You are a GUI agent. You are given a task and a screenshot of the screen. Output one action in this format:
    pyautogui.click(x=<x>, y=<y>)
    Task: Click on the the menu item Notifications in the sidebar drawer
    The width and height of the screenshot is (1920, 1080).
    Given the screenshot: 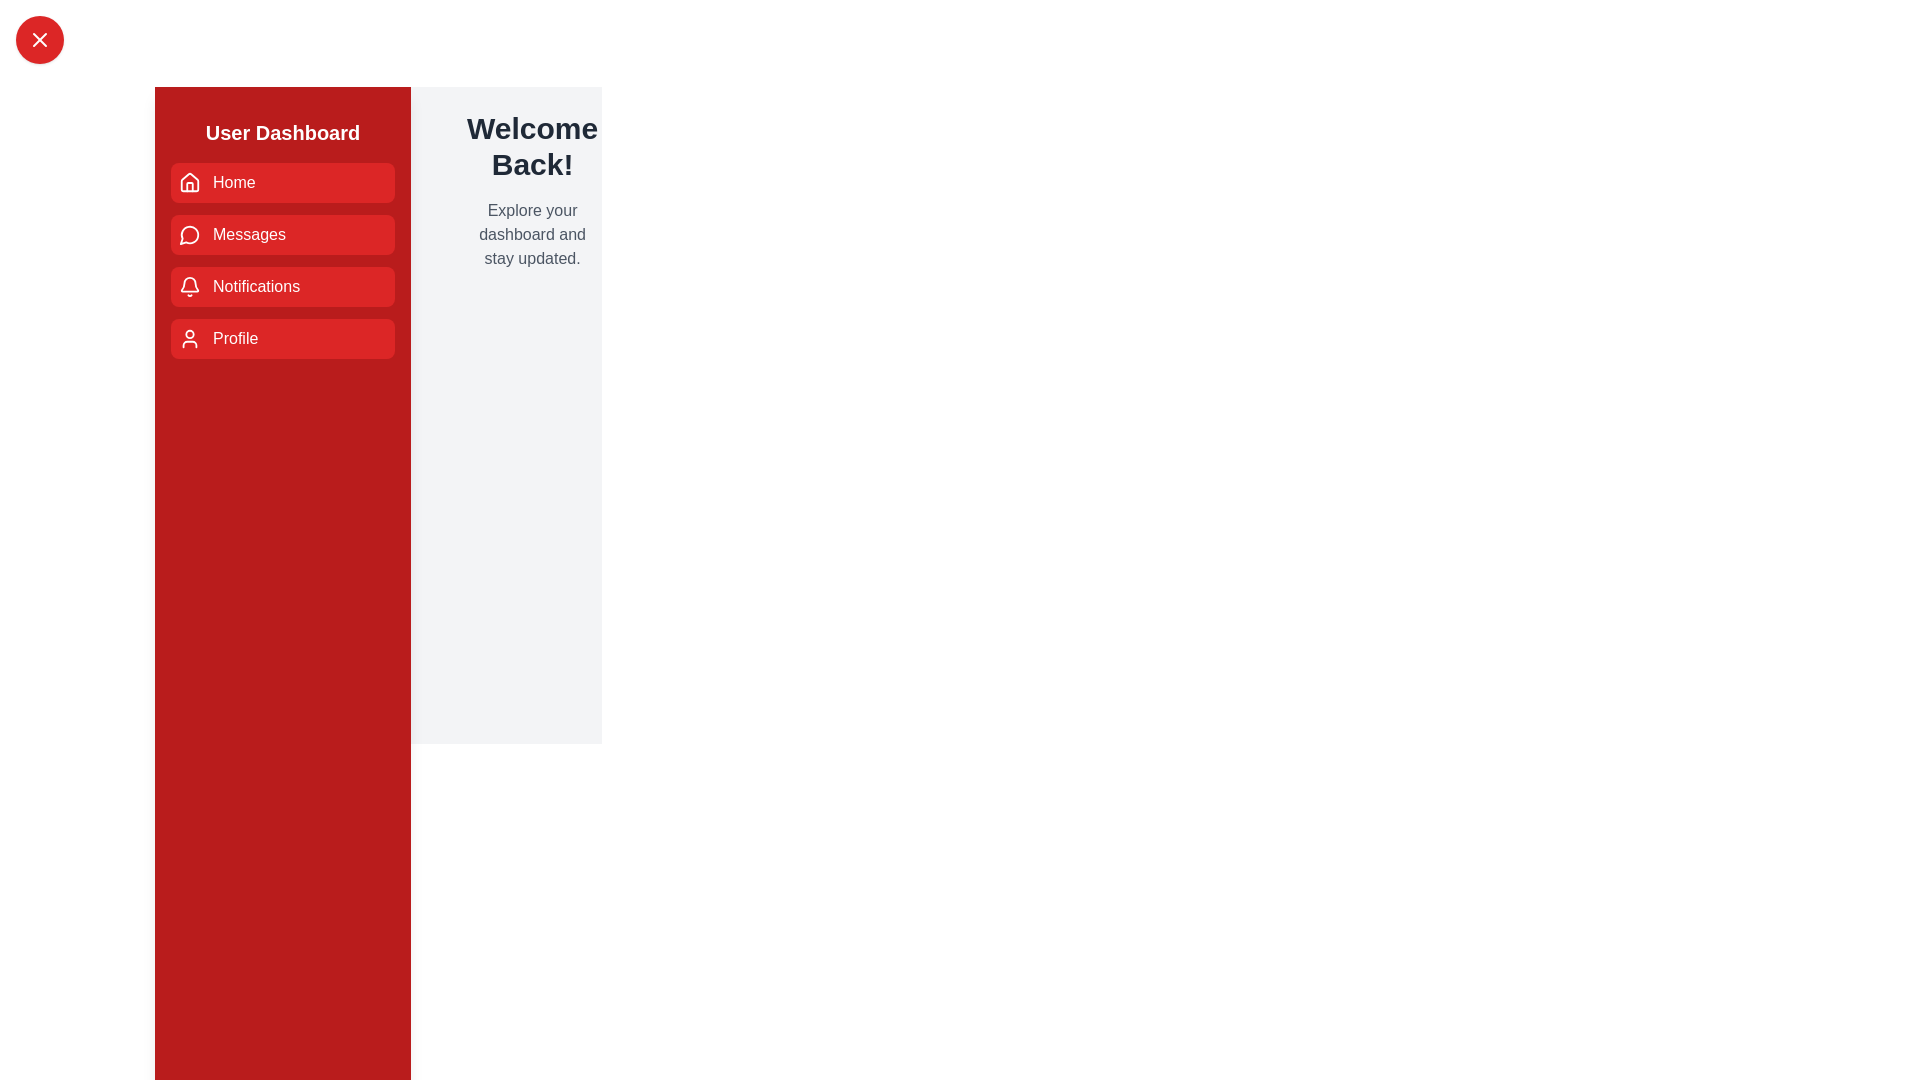 What is the action you would take?
    pyautogui.click(x=282, y=286)
    